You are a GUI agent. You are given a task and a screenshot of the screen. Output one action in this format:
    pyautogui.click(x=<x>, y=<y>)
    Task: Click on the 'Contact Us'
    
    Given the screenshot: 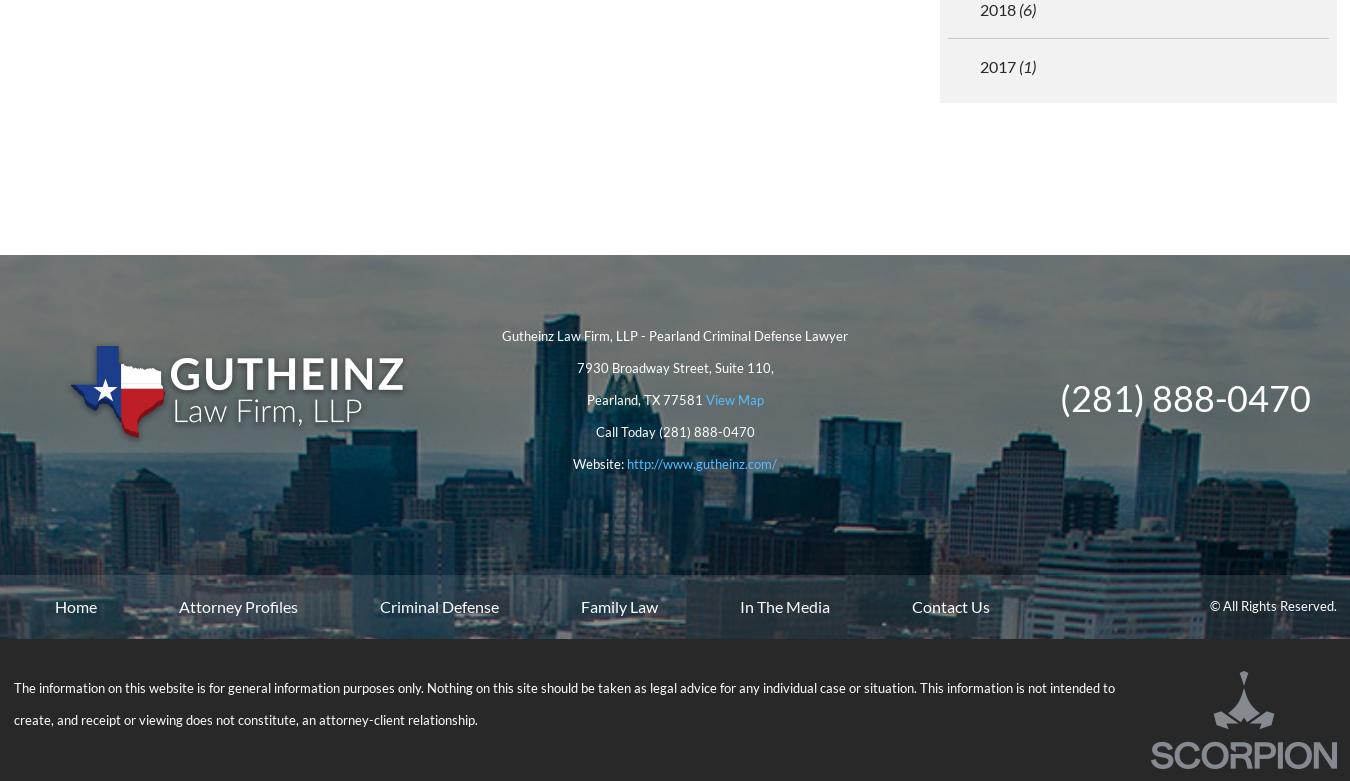 What is the action you would take?
    pyautogui.click(x=949, y=605)
    